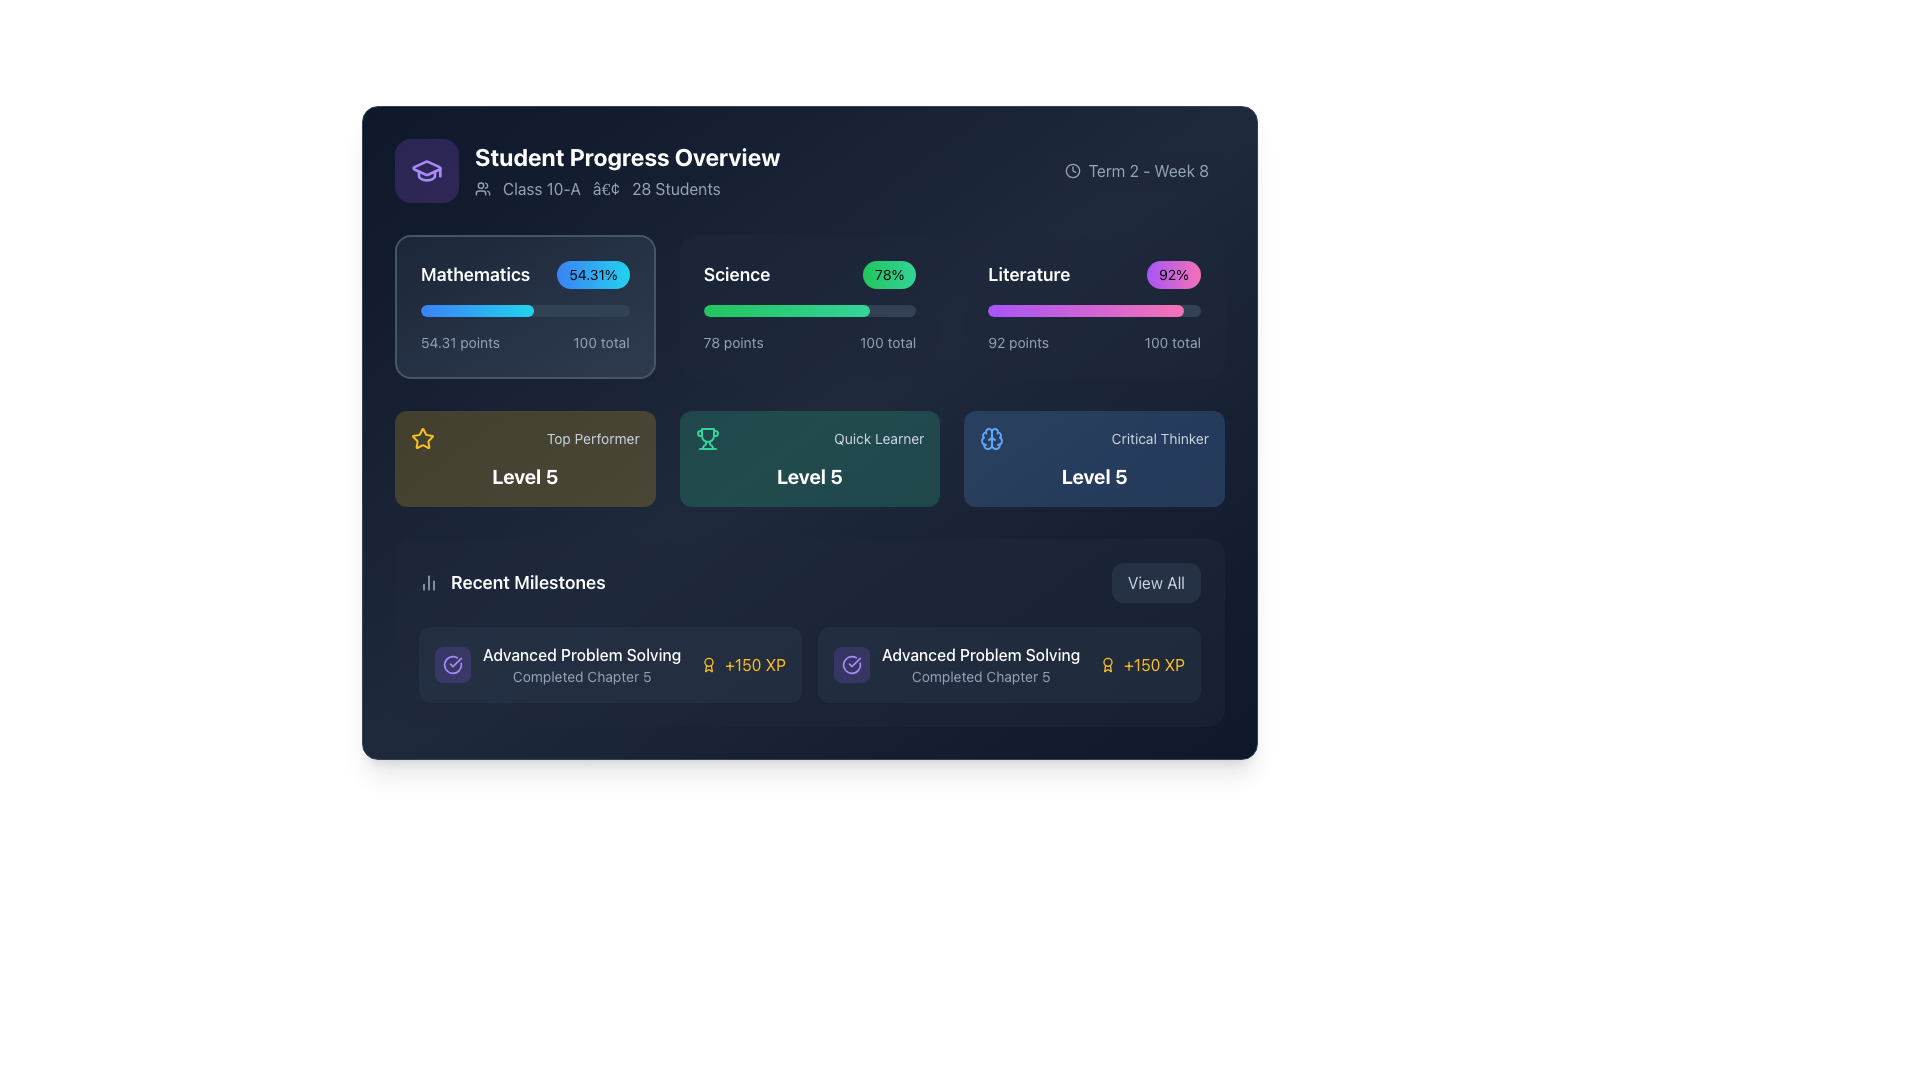  What do you see at coordinates (879, 438) in the screenshot?
I see `the static text label that says 'Quick Learner', which is styled in a small, light-colored font against a dark green background, positioned within the 'Level 5' green card` at bounding box center [879, 438].